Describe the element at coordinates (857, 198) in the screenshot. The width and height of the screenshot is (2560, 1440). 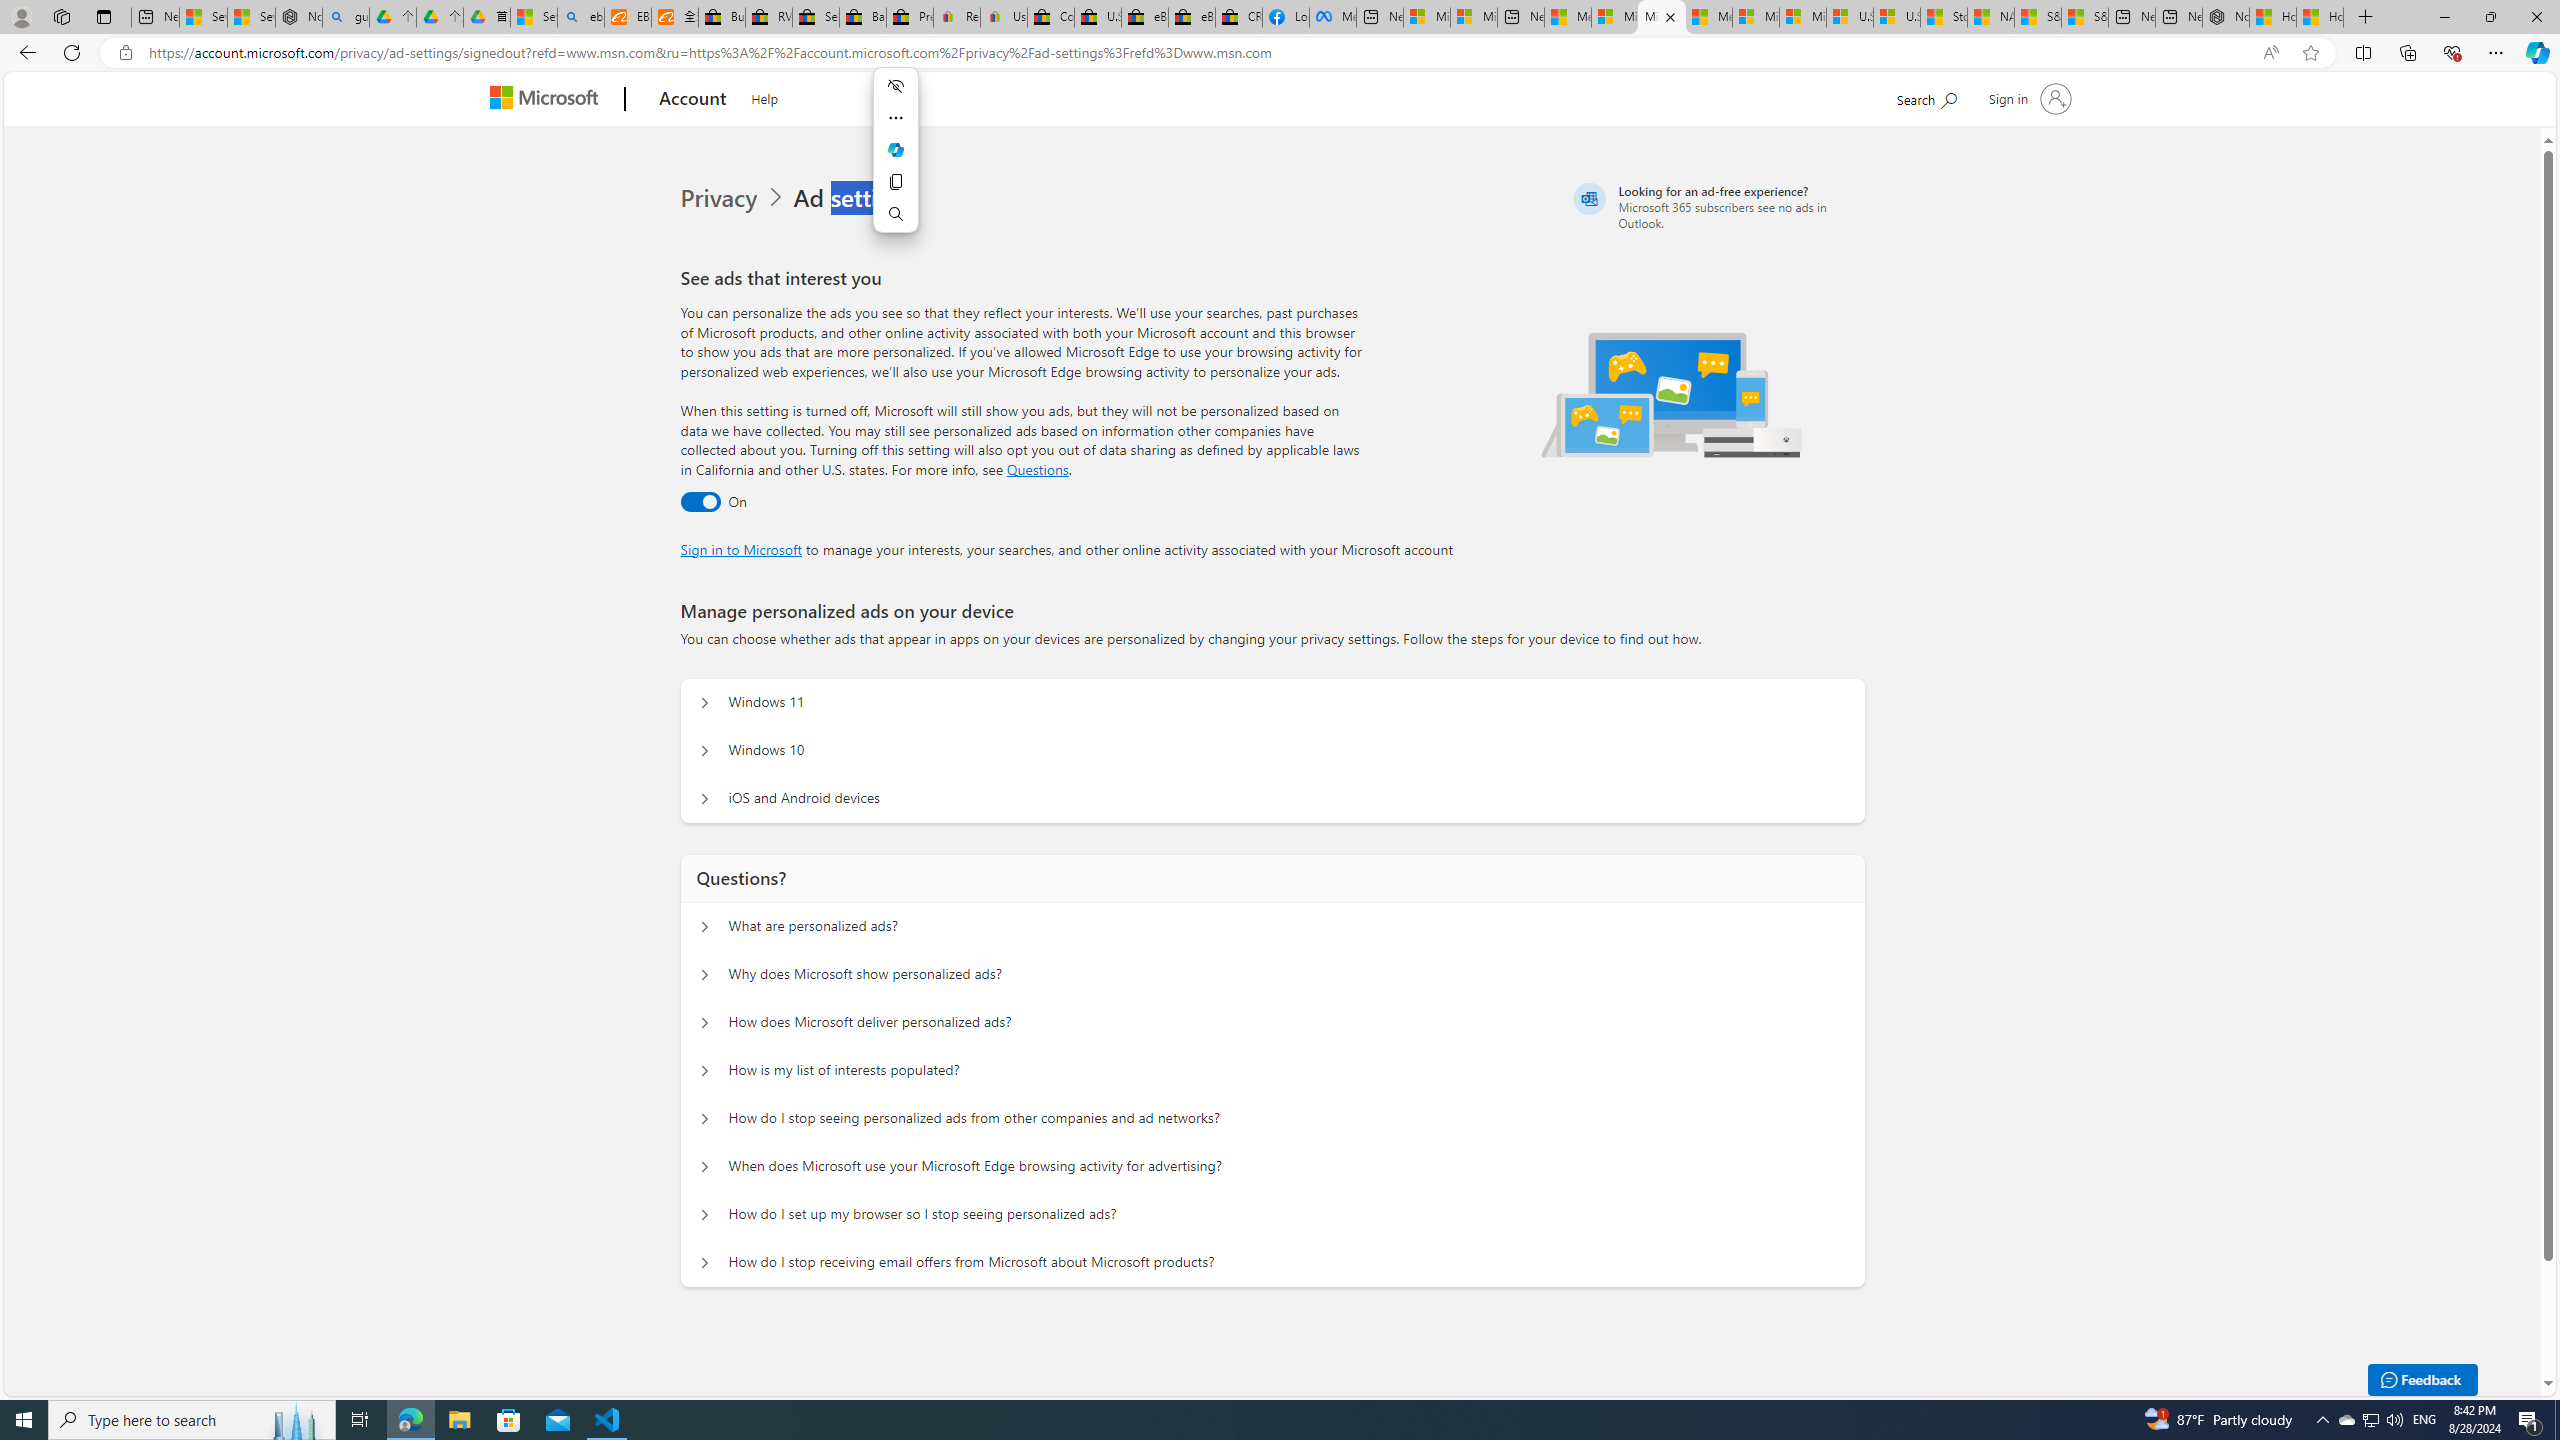
I see `'Ad settings'` at that location.